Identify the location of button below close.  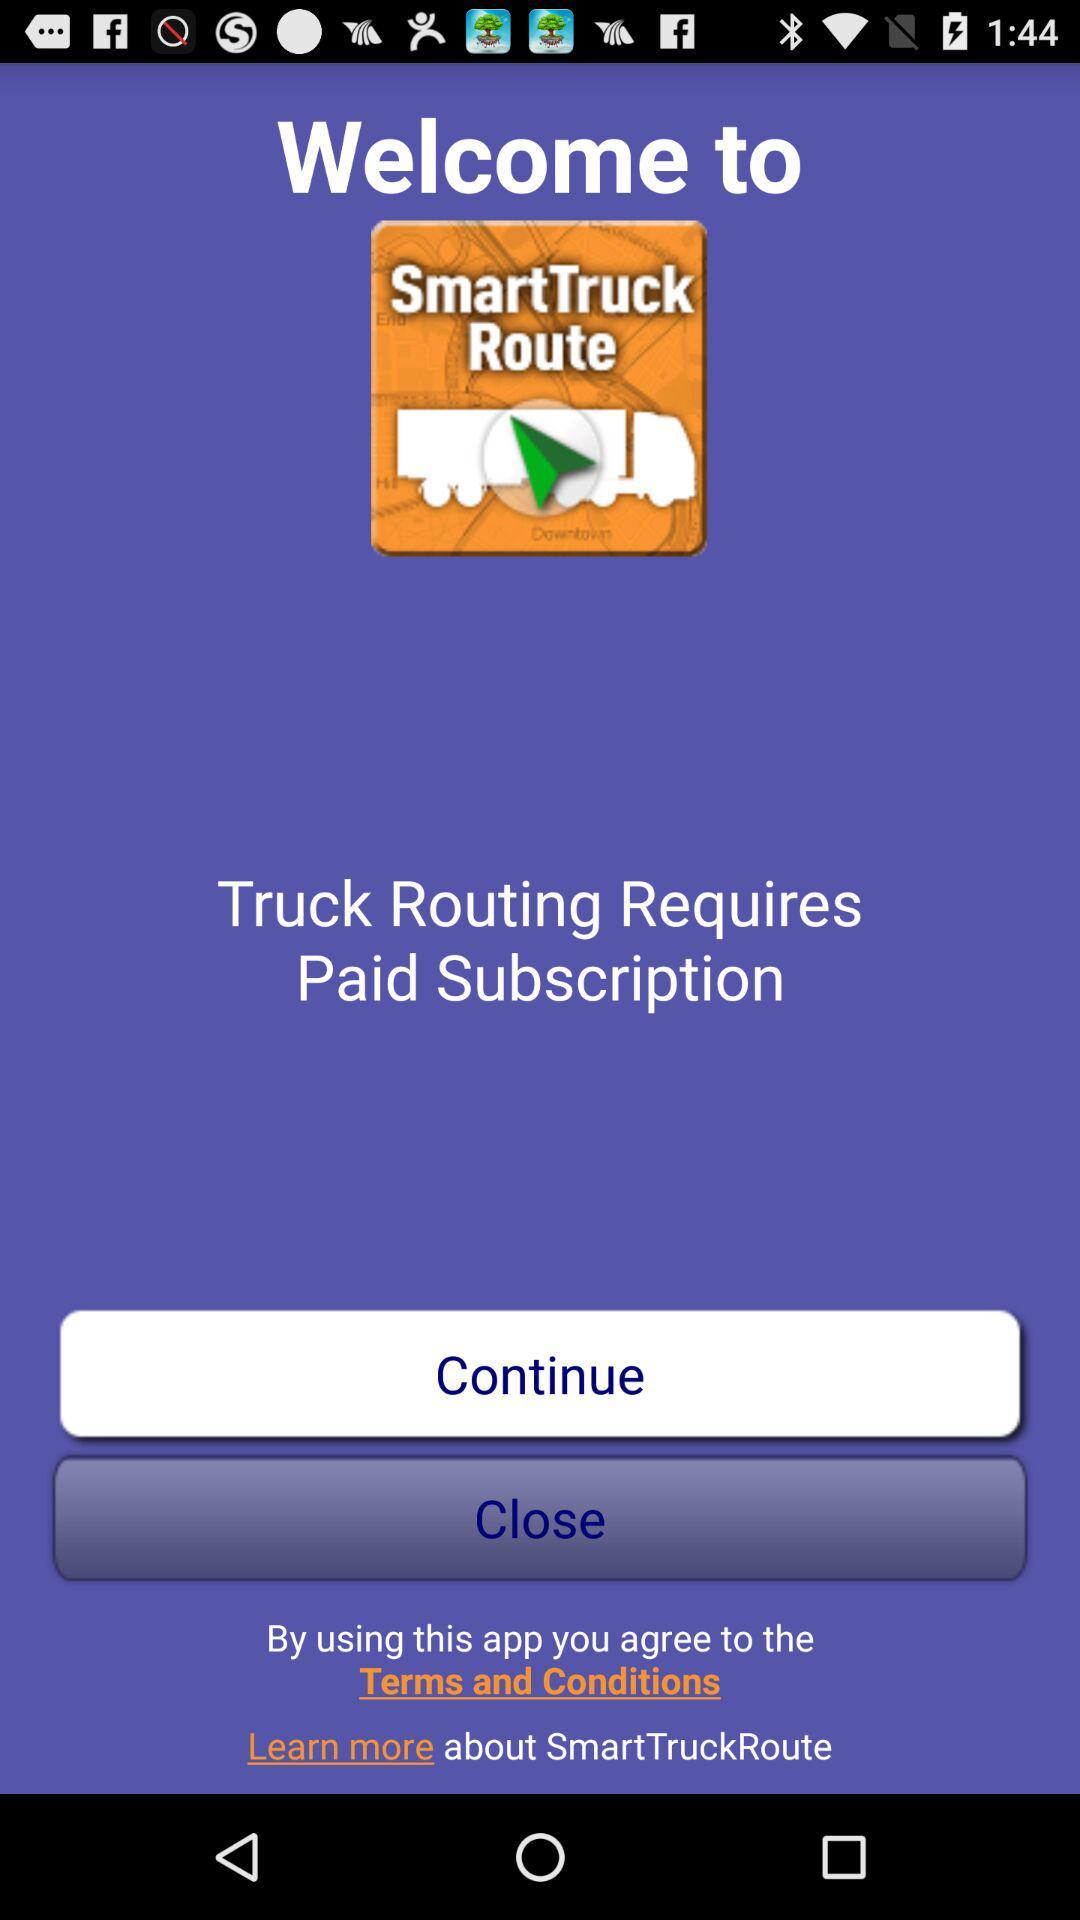
(540, 1650).